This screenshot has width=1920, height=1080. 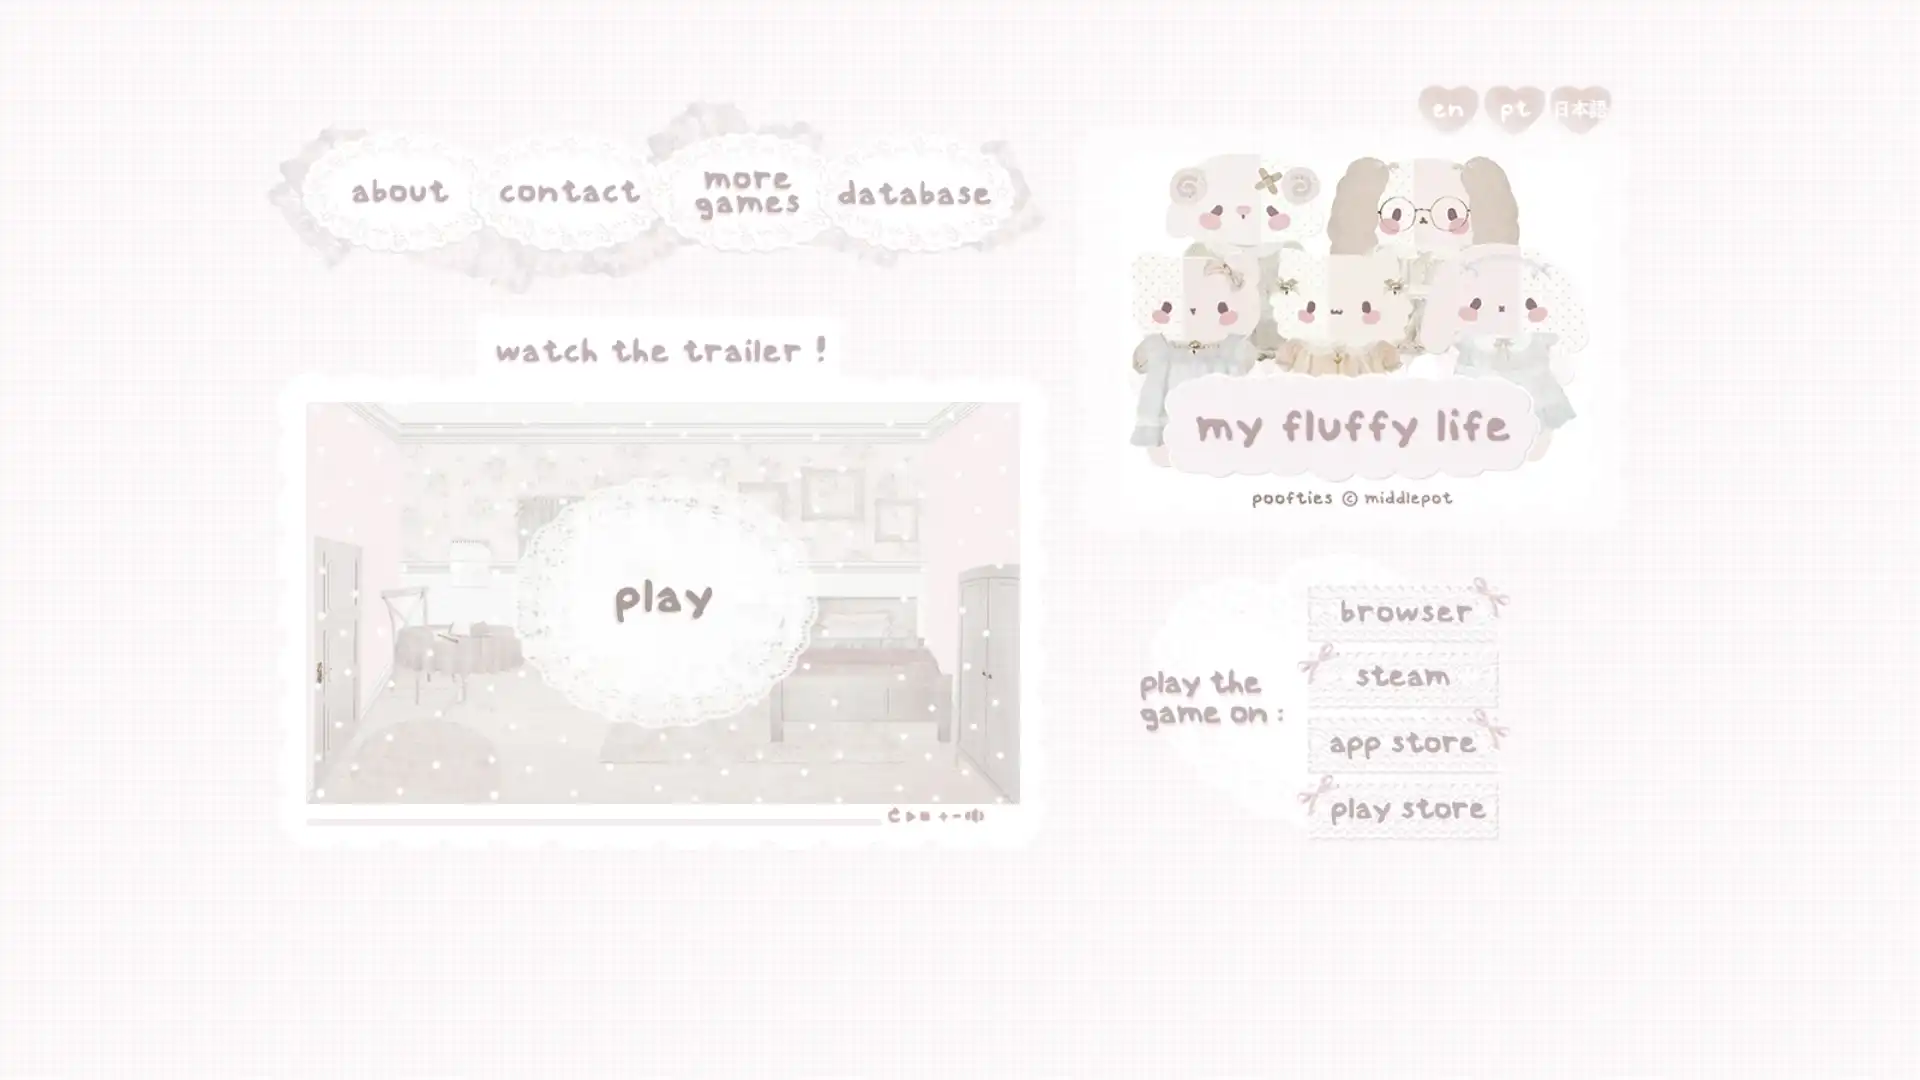 What do you see at coordinates (812, 677) in the screenshot?
I see `mute` at bounding box center [812, 677].